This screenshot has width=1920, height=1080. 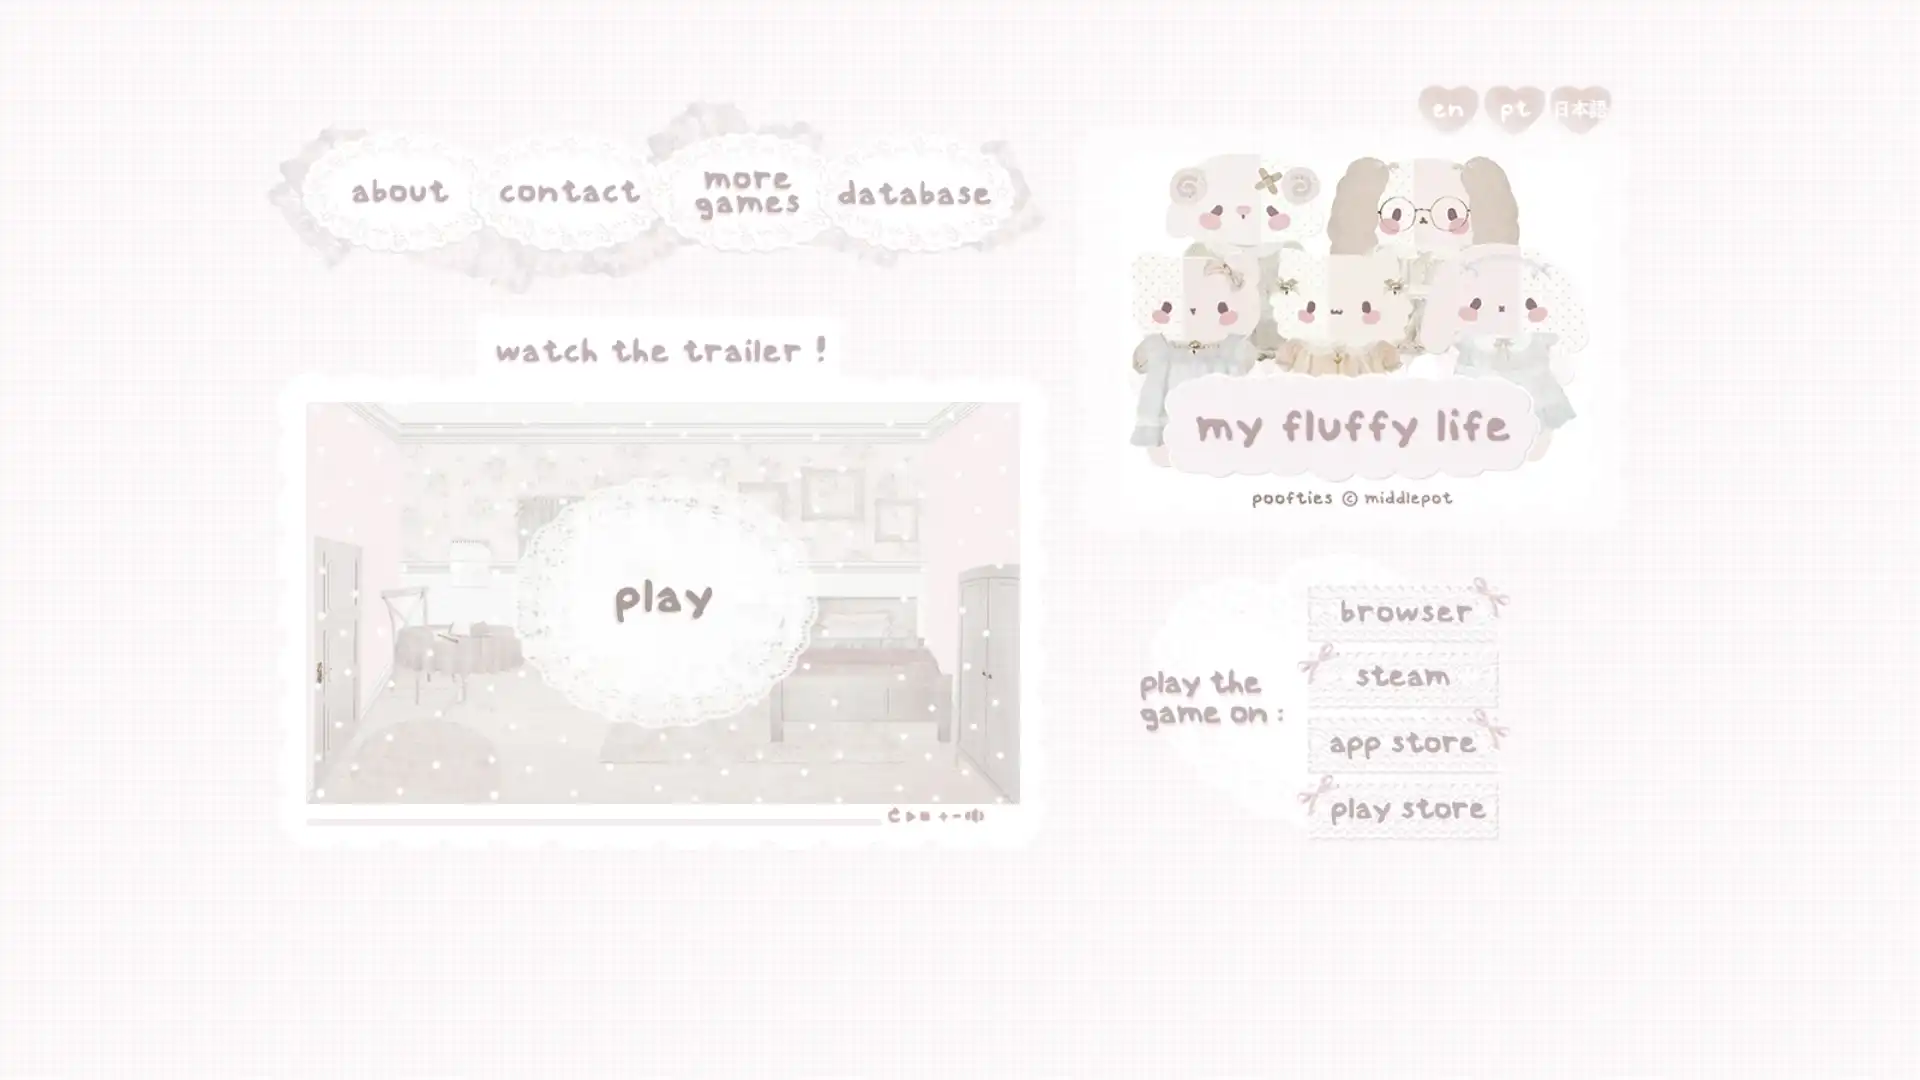 What do you see at coordinates (812, 677) in the screenshot?
I see `mute` at bounding box center [812, 677].